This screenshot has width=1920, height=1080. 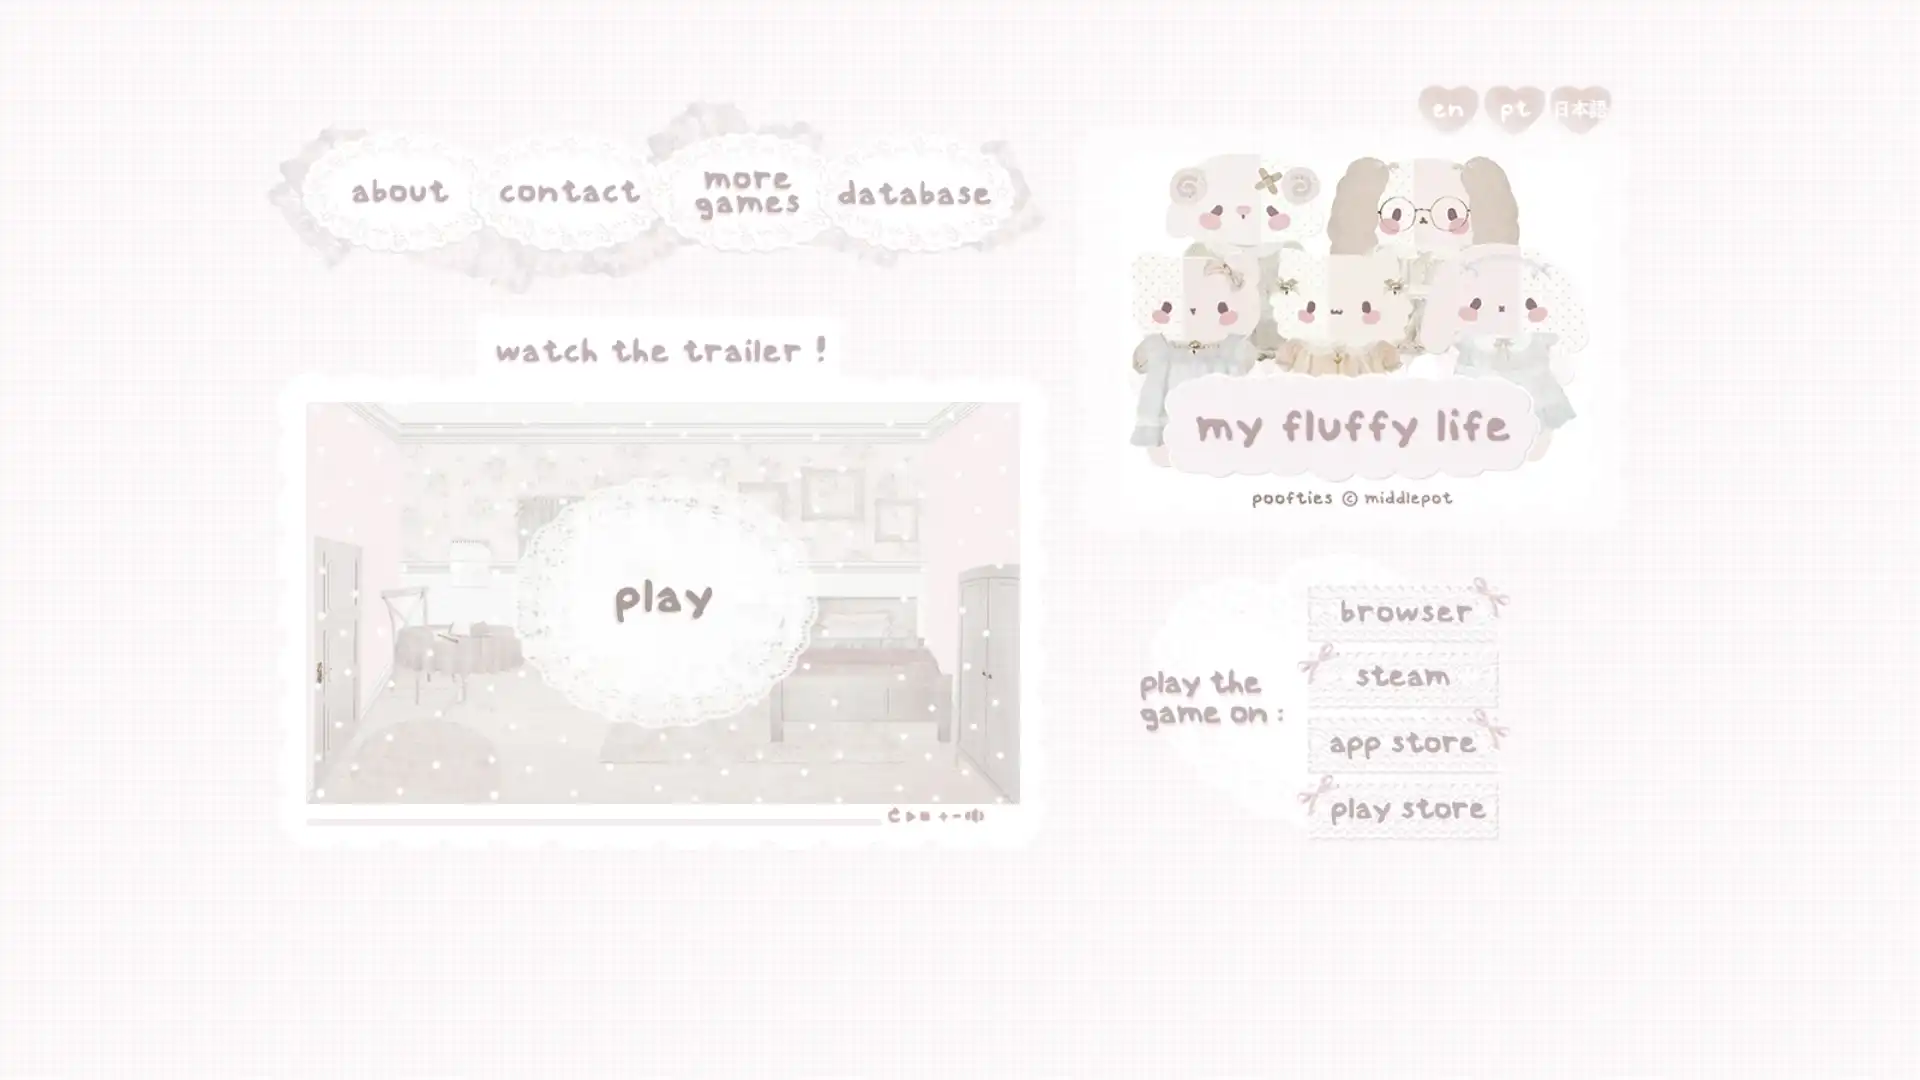 What do you see at coordinates (812, 677) in the screenshot?
I see `mute` at bounding box center [812, 677].